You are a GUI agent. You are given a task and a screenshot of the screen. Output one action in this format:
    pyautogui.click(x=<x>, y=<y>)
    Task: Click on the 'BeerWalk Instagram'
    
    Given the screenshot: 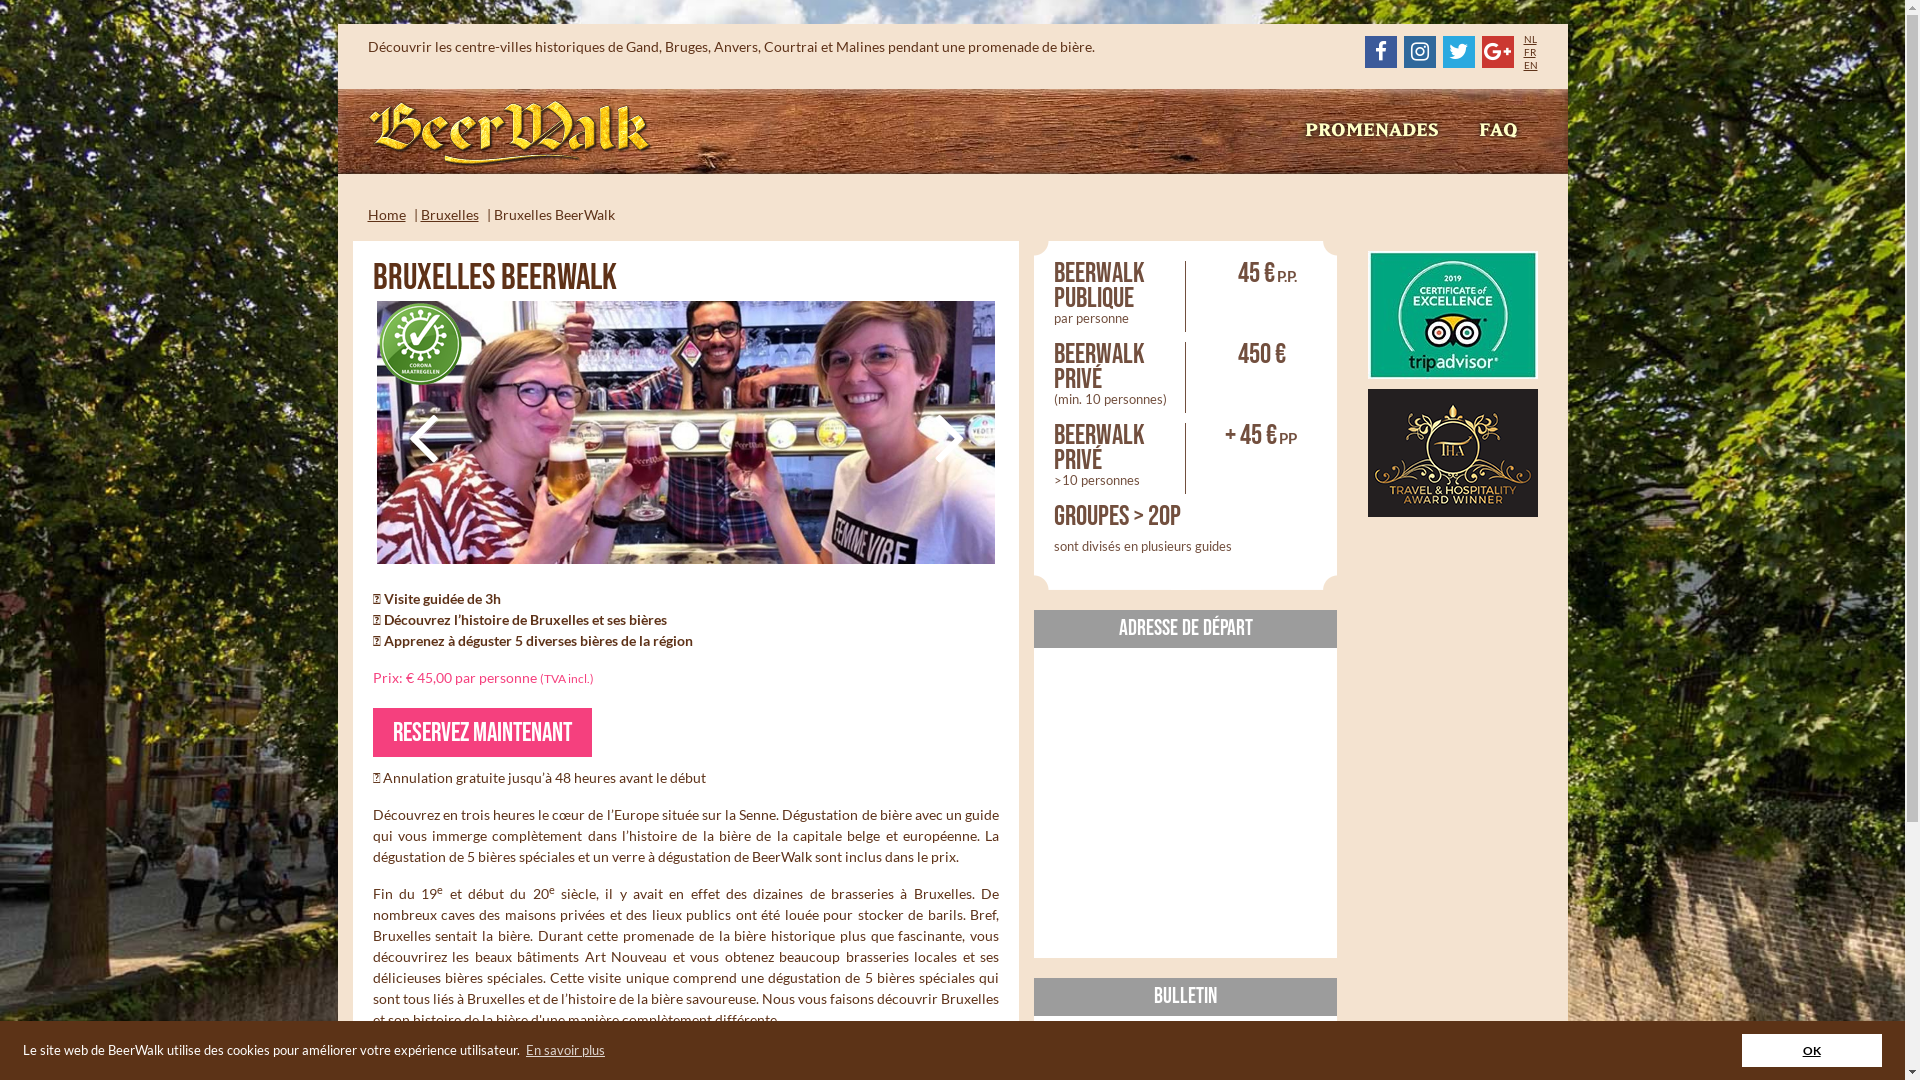 What is the action you would take?
    pyautogui.click(x=1419, y=50)
    